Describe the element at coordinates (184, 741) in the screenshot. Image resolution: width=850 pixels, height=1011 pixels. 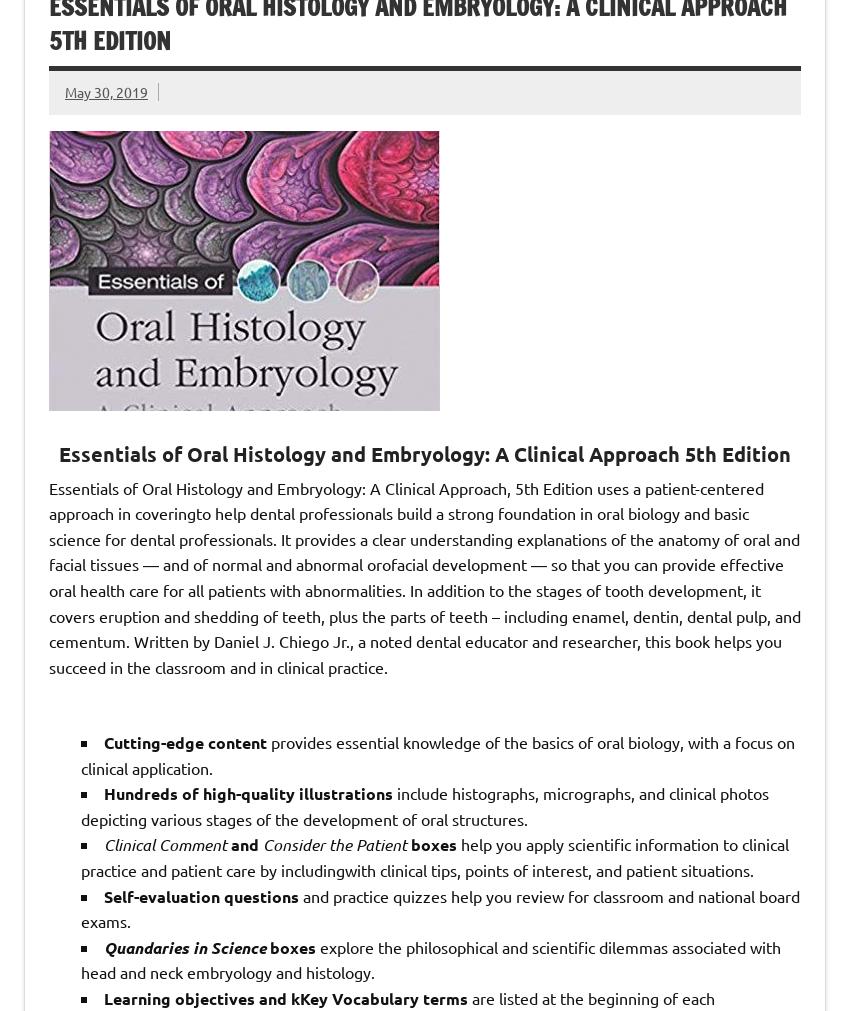
I see `'Cutting-edge content'` at that location.